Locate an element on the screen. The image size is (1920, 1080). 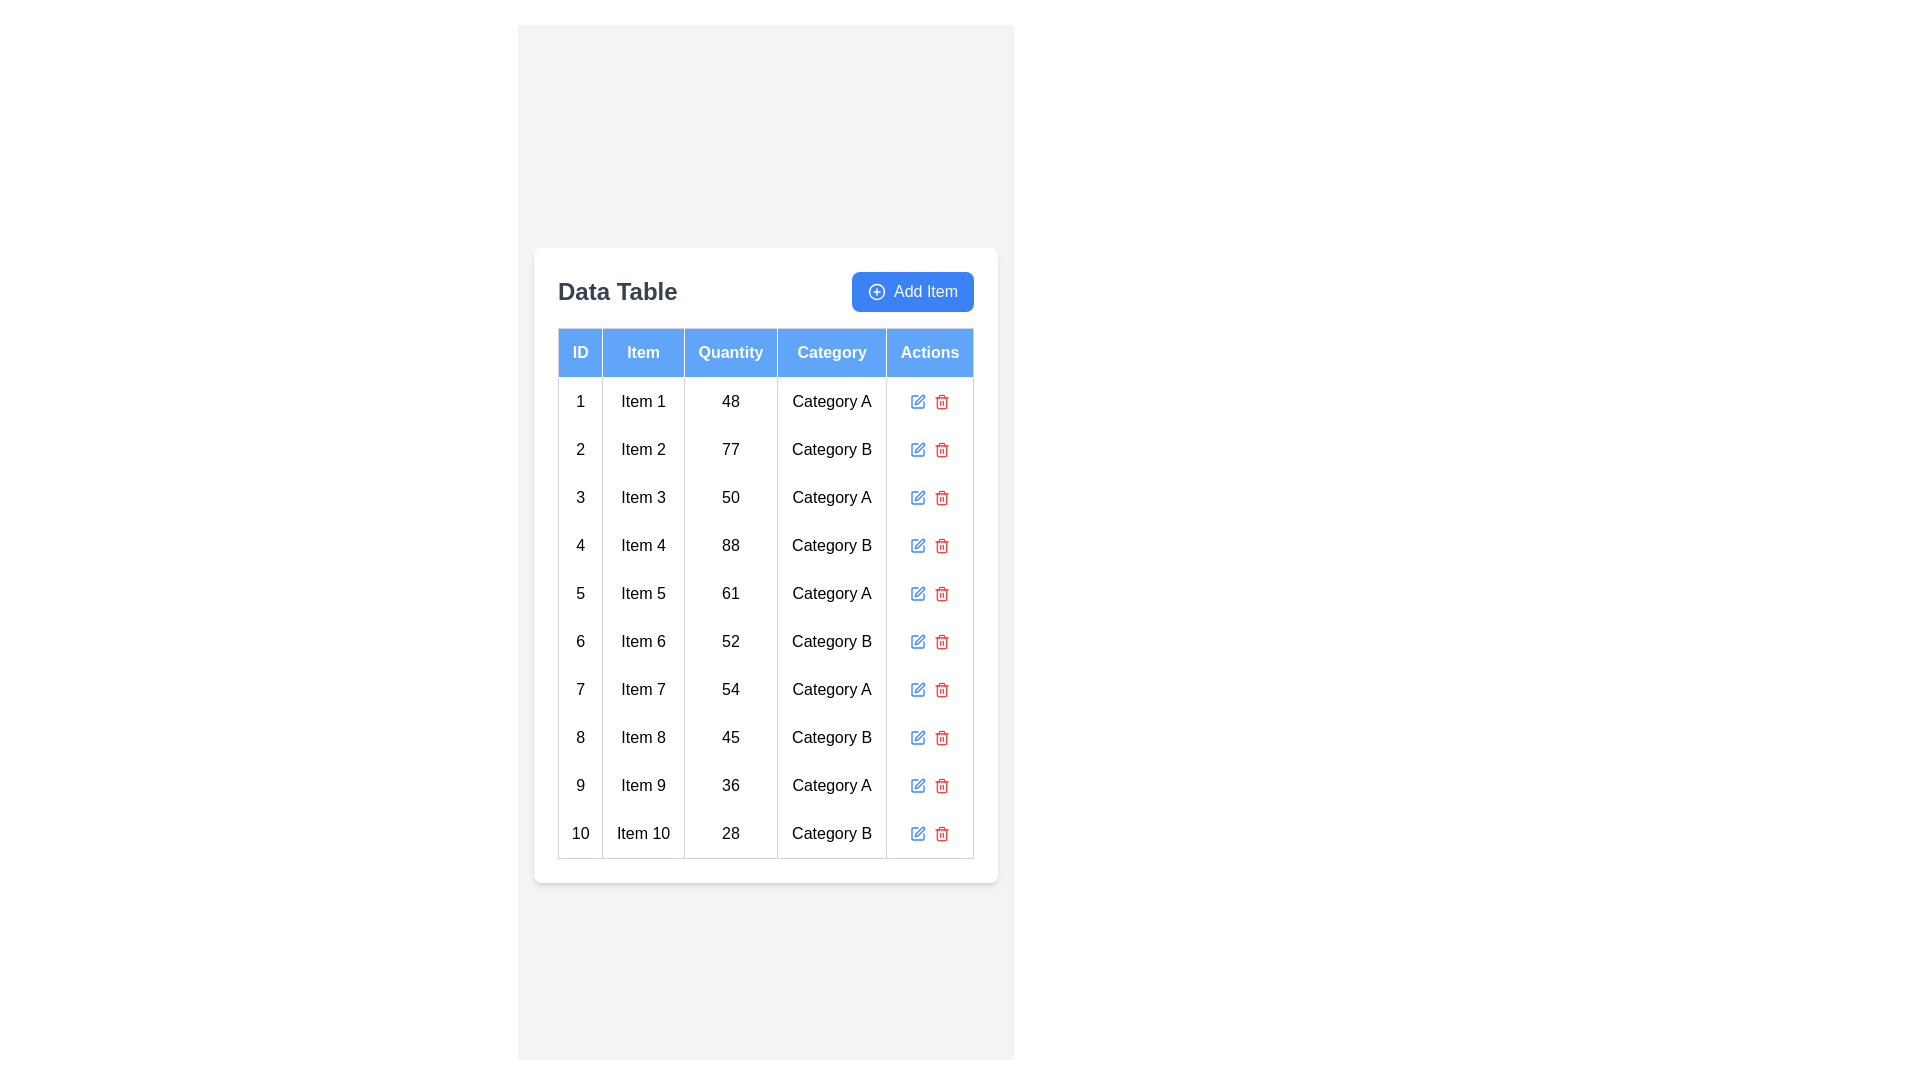
the rectangular body of the trash can icon located in the 'Actions' column of the data table for 'Item 10' is located at coordinates (941, 834).